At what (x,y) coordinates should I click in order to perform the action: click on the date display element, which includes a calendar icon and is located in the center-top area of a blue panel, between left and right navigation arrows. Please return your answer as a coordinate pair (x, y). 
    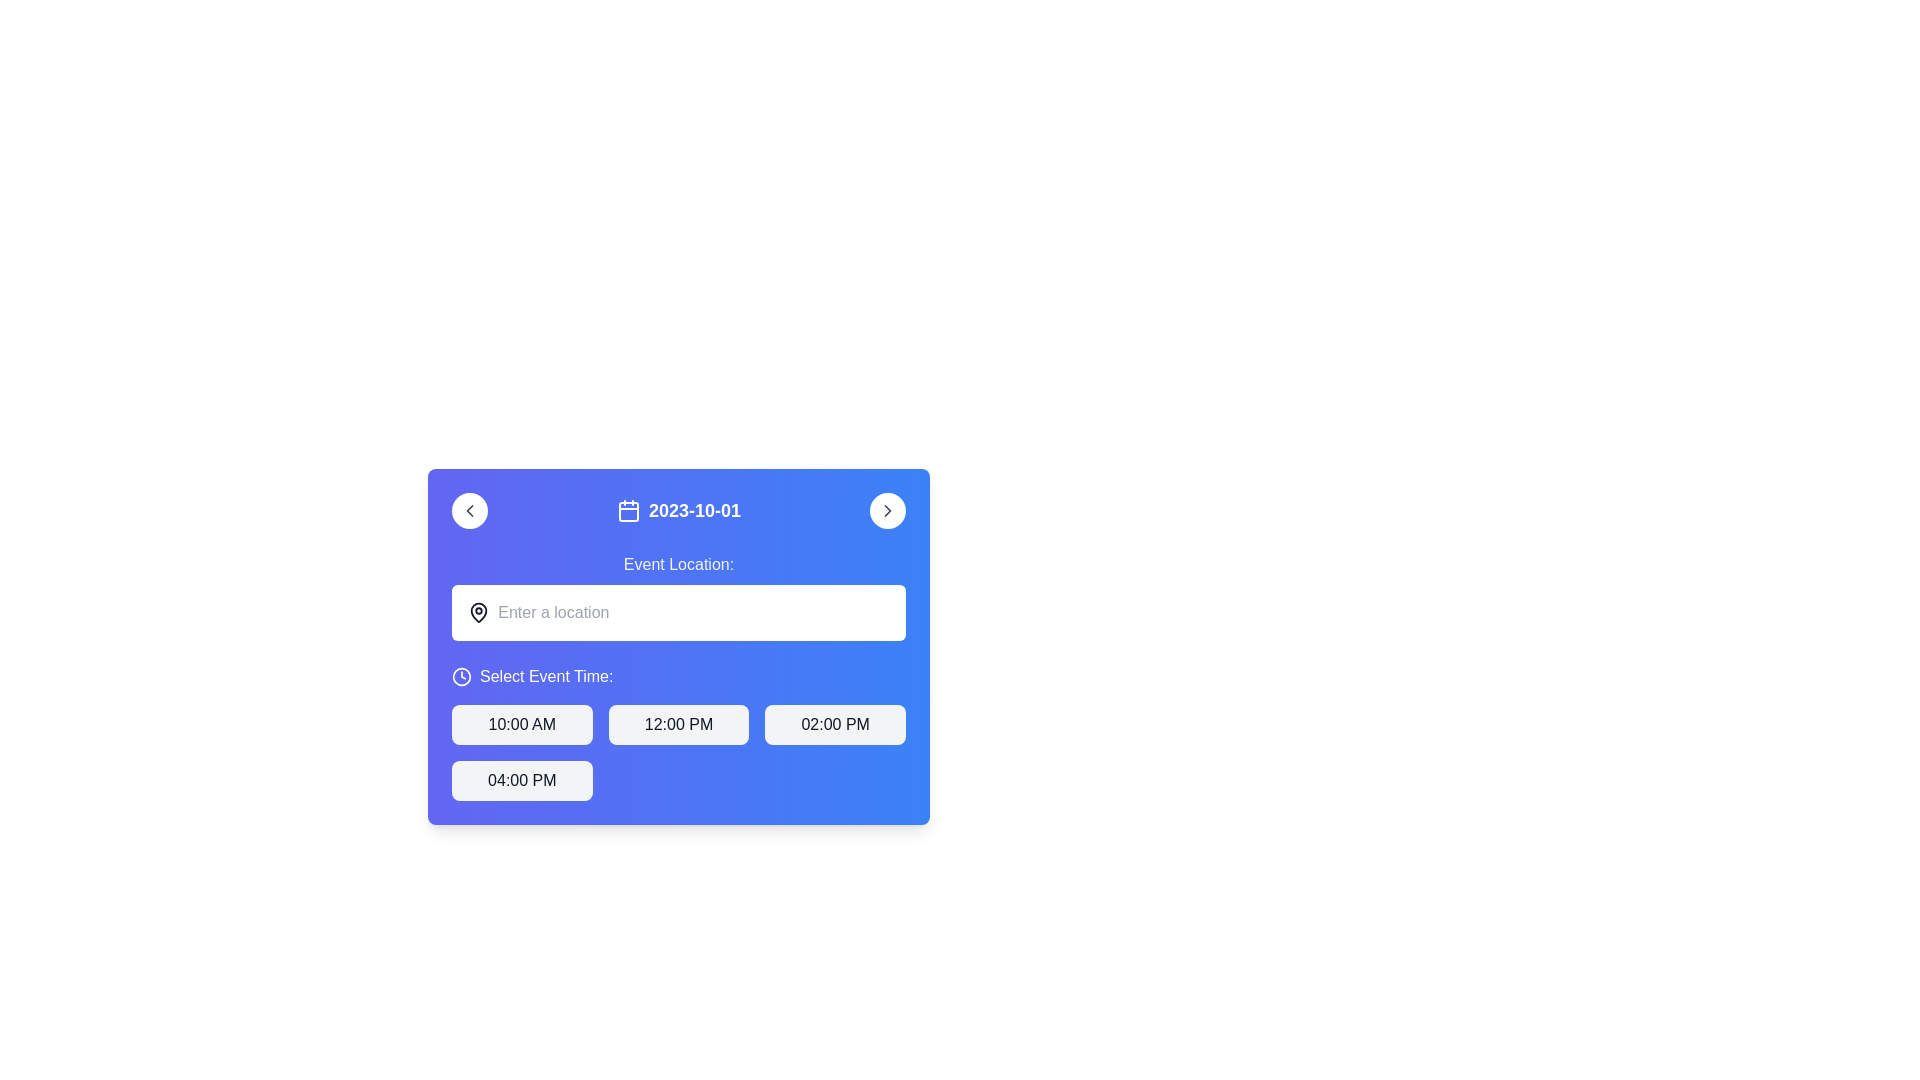
    Looking at the image, I should click on (678, 509).